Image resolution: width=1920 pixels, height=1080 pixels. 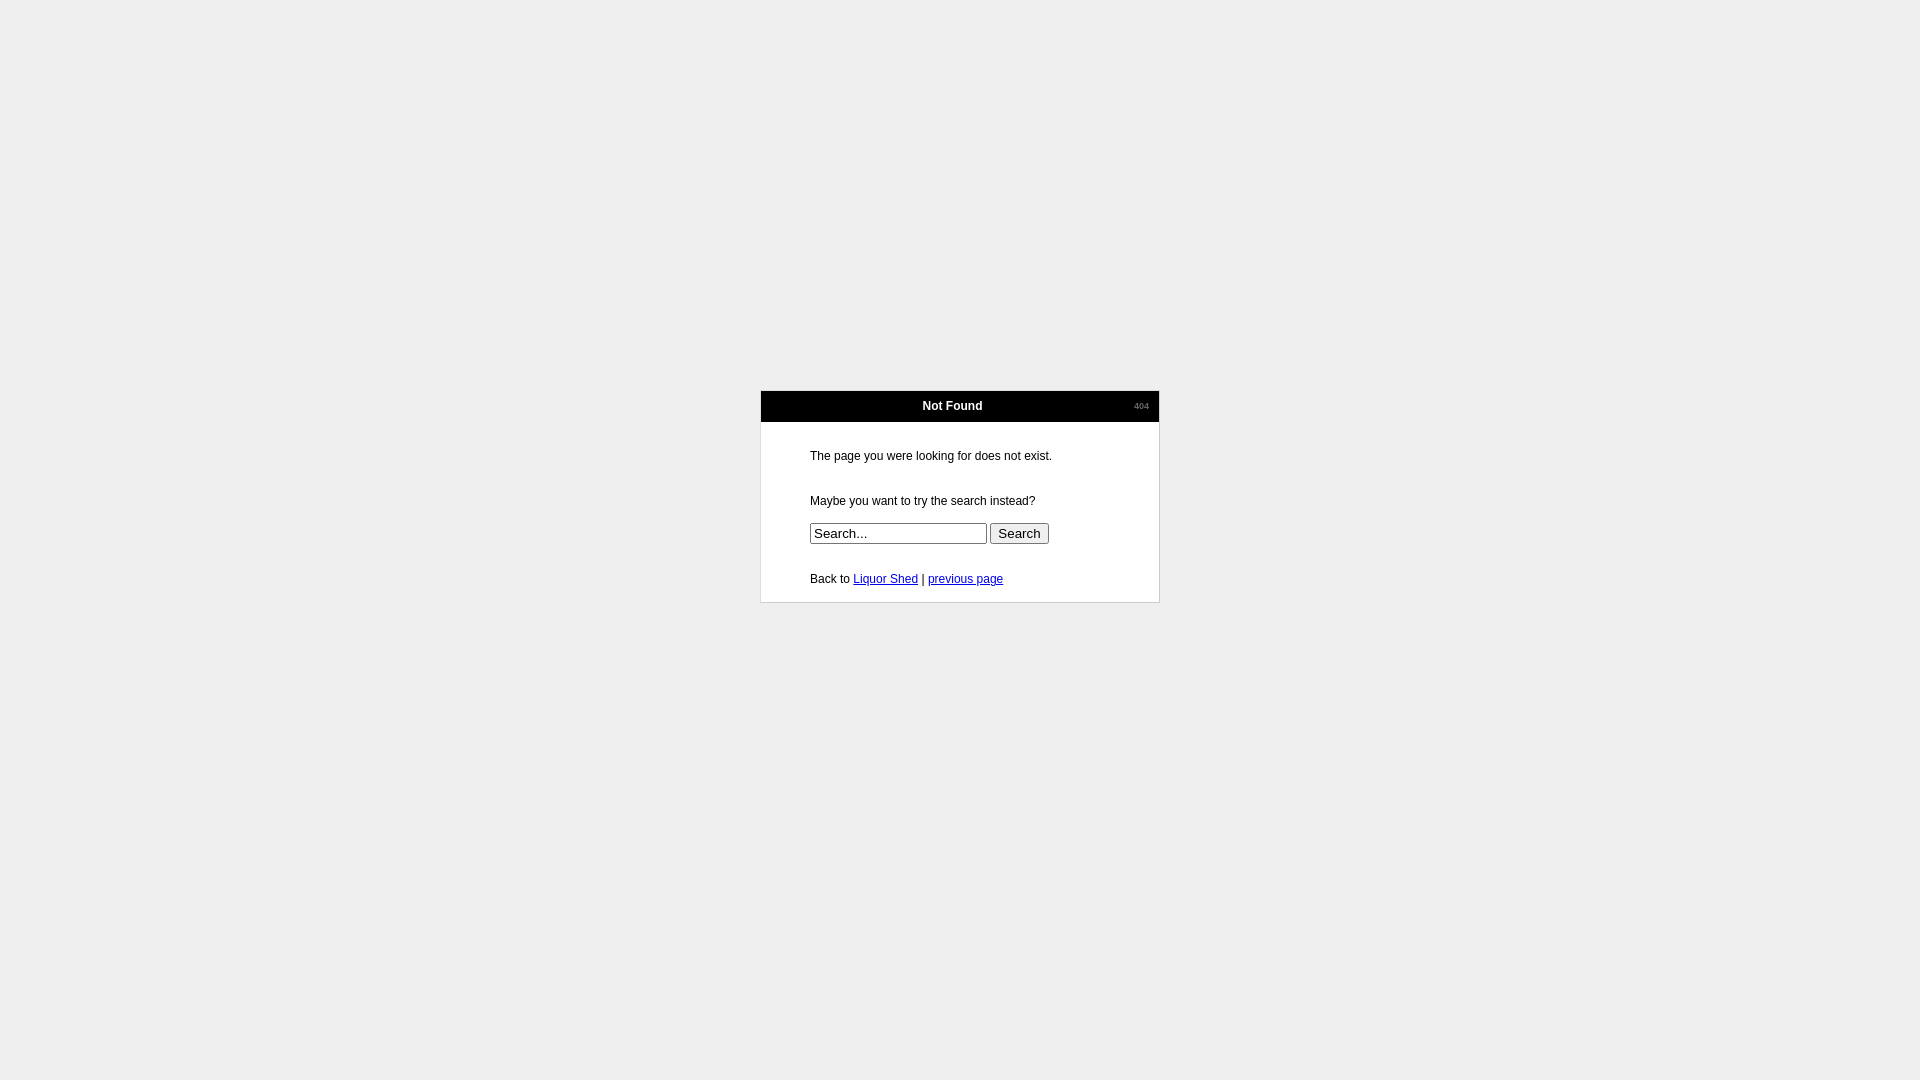 What do you see at coordinates (884, 578) in the screenshot?
I see `'Liquor Shed'` at bounding box center [884, 578].